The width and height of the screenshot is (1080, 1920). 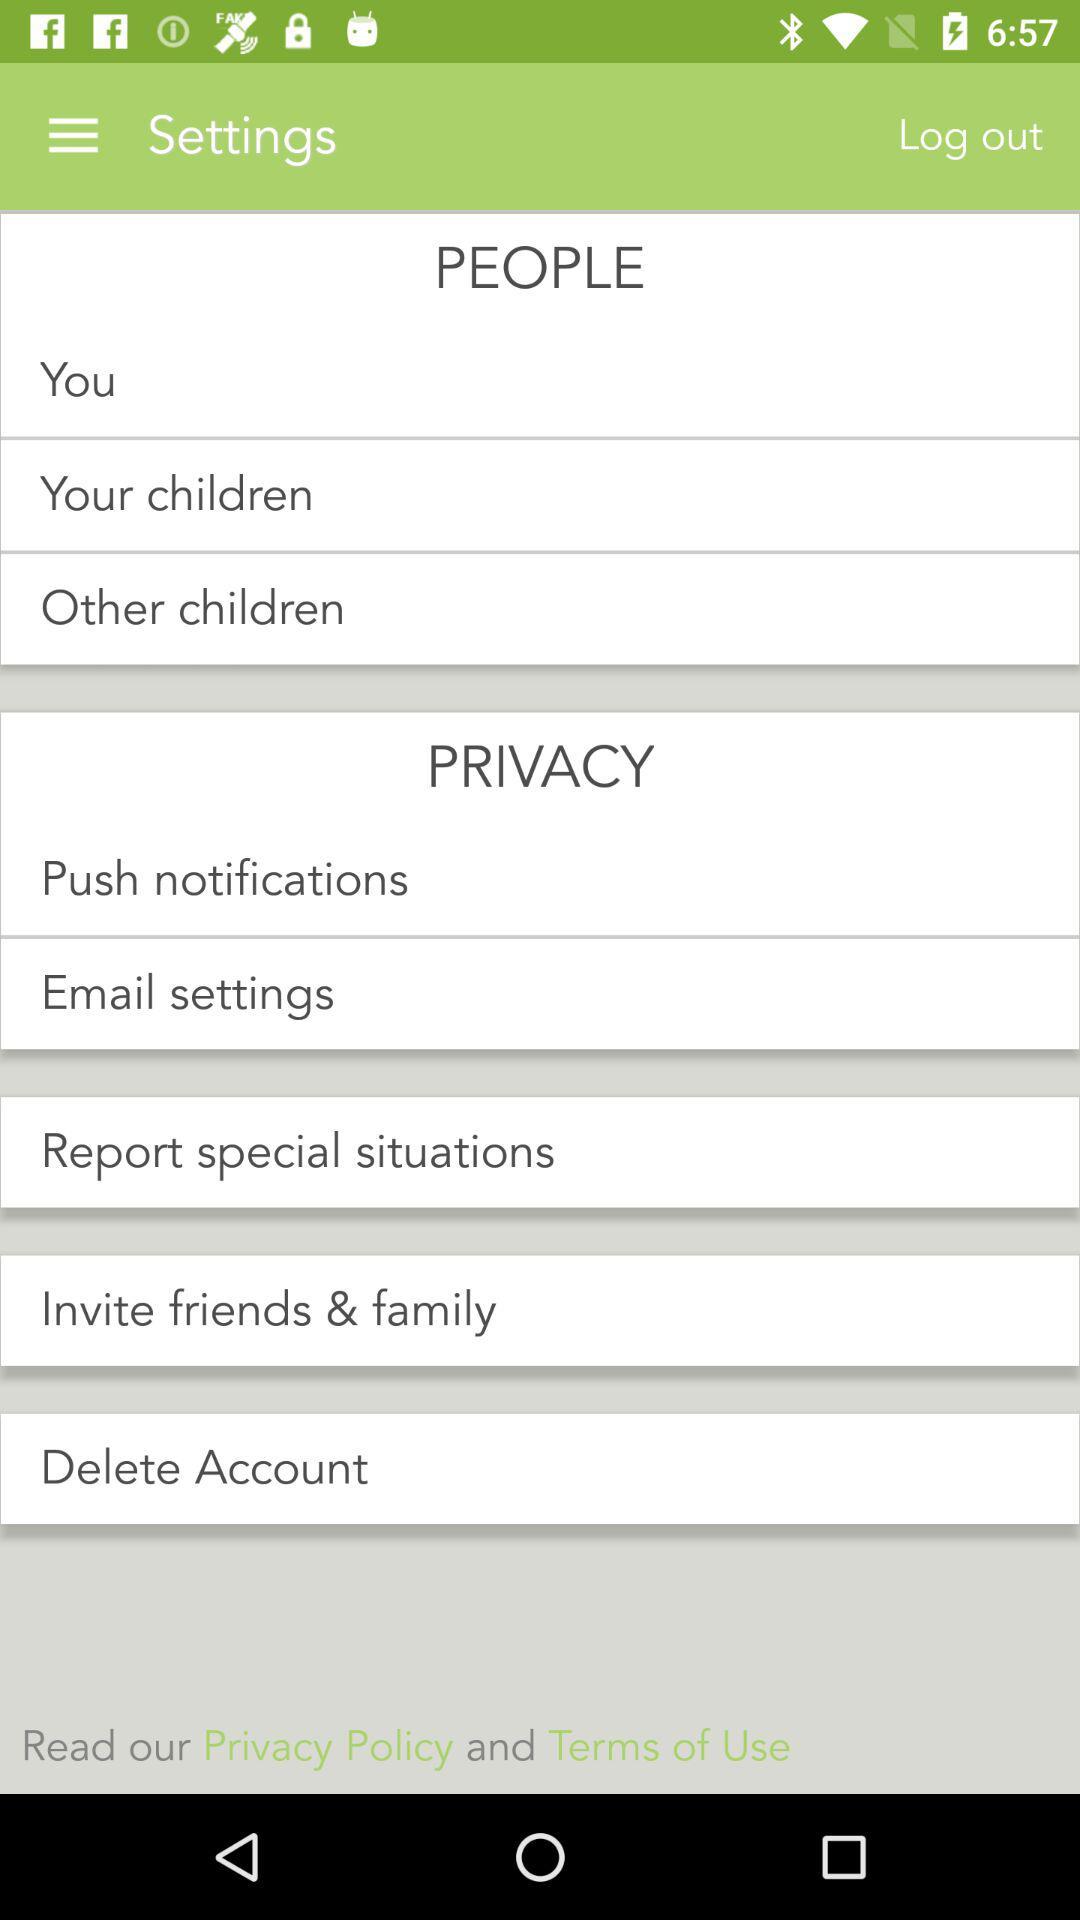 What do you see at coordinates (540, 1468) in the screenshot?
I see `item above read our privacy` at bounding box center [540, 1468].